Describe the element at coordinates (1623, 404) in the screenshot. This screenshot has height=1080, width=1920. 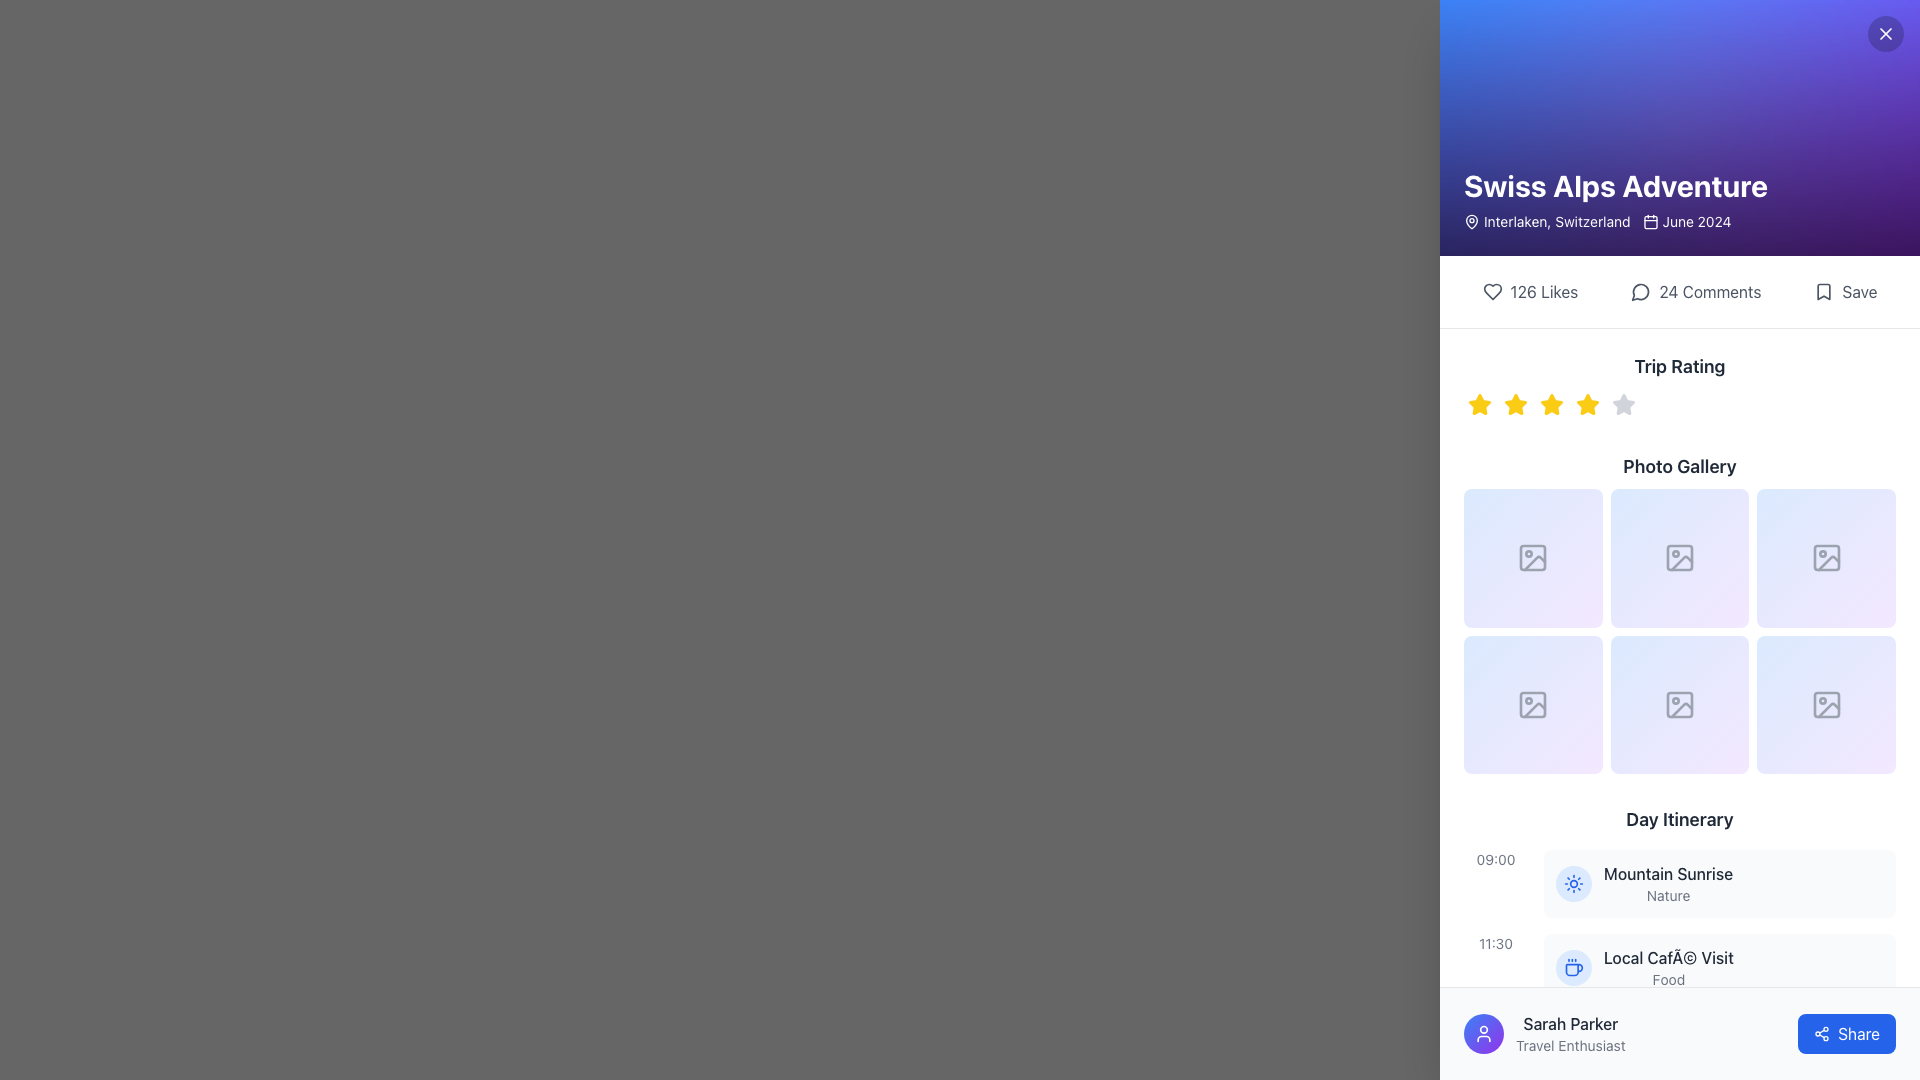
I see `the fifth star icon in the Trip Rating section, which represents the current rating state in a 1-to-5 rating system` at that location.